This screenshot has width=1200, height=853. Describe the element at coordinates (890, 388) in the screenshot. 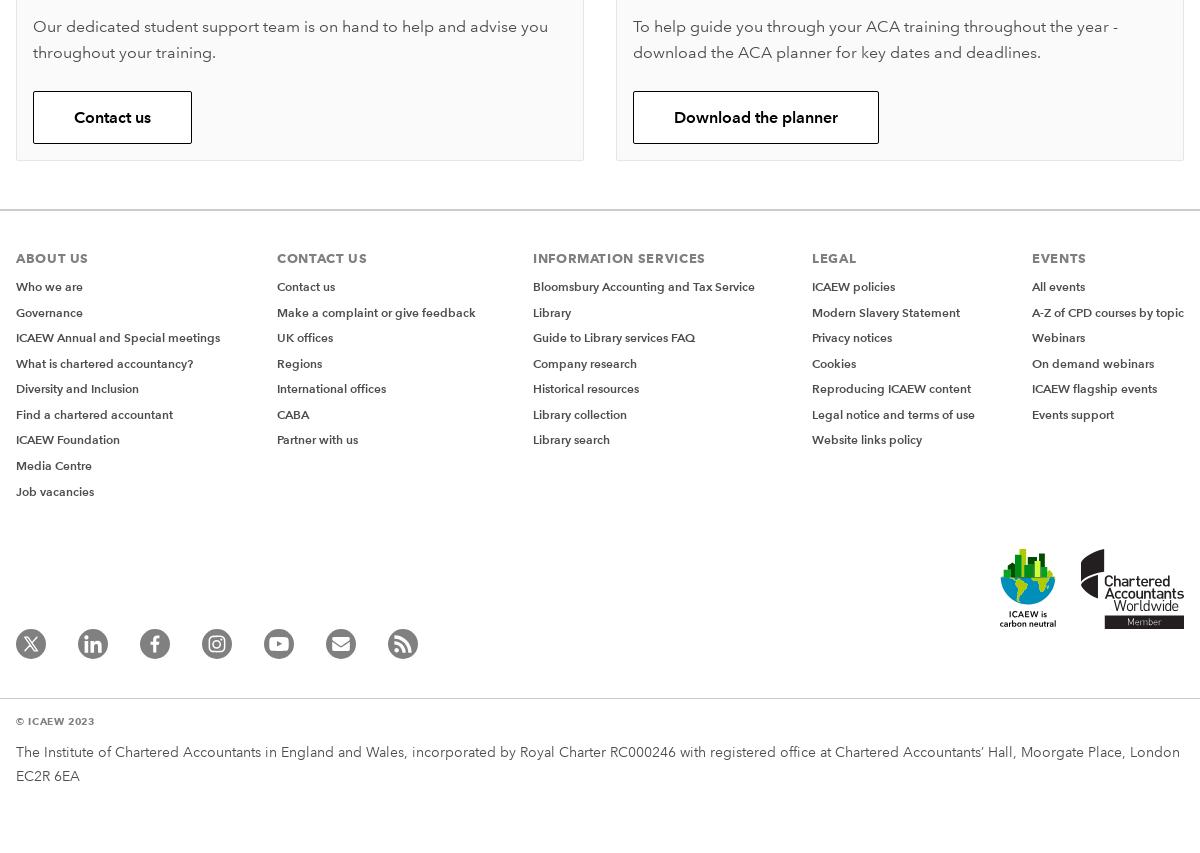

I see `'Reproducing ICAEW content'` at that location.